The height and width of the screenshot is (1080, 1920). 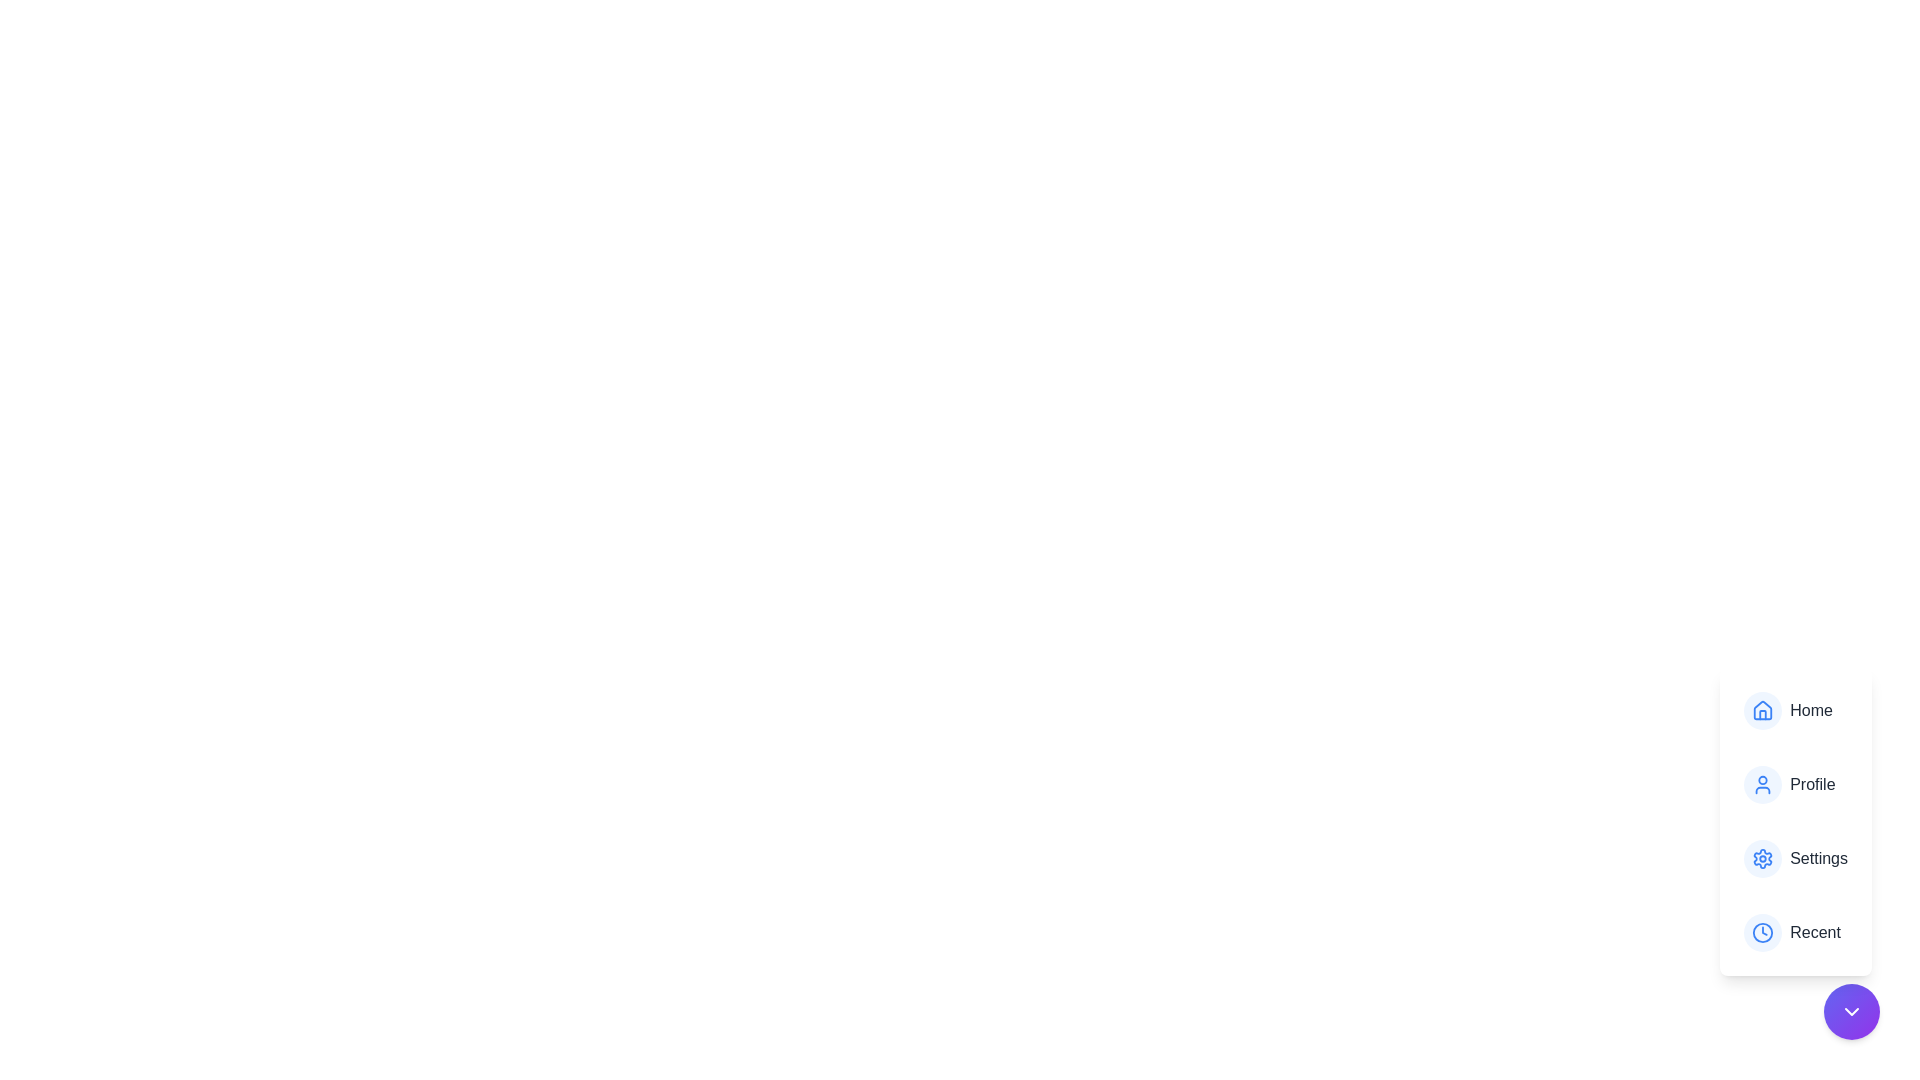 What do you see at coordinates (1795, 933) in the screenshot?
I see `the menu item Recent to view its details` at bounding box center [1795, 933].